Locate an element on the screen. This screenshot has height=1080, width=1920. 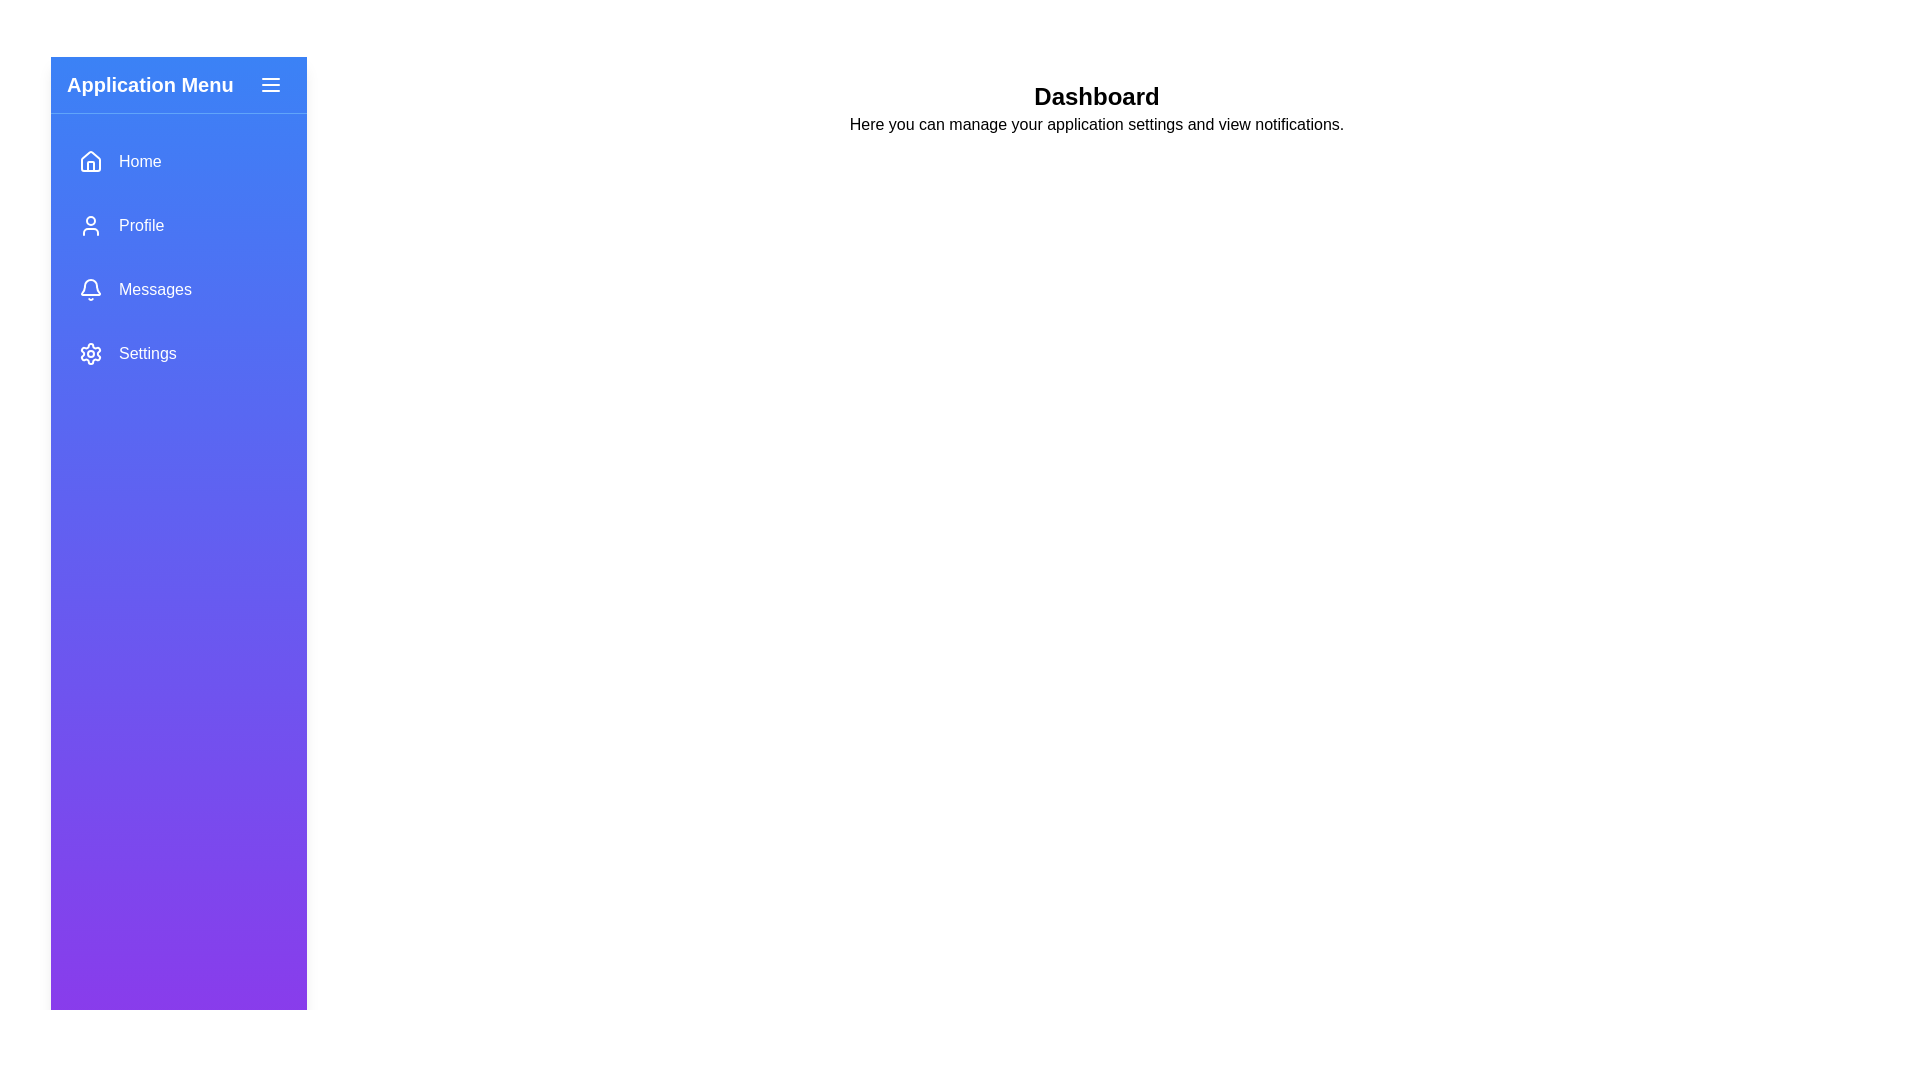
text label indicating 'Messages' in the vertical navigation menu, positioned to the right of the notification bell icon is located at coordinates (154, 289).